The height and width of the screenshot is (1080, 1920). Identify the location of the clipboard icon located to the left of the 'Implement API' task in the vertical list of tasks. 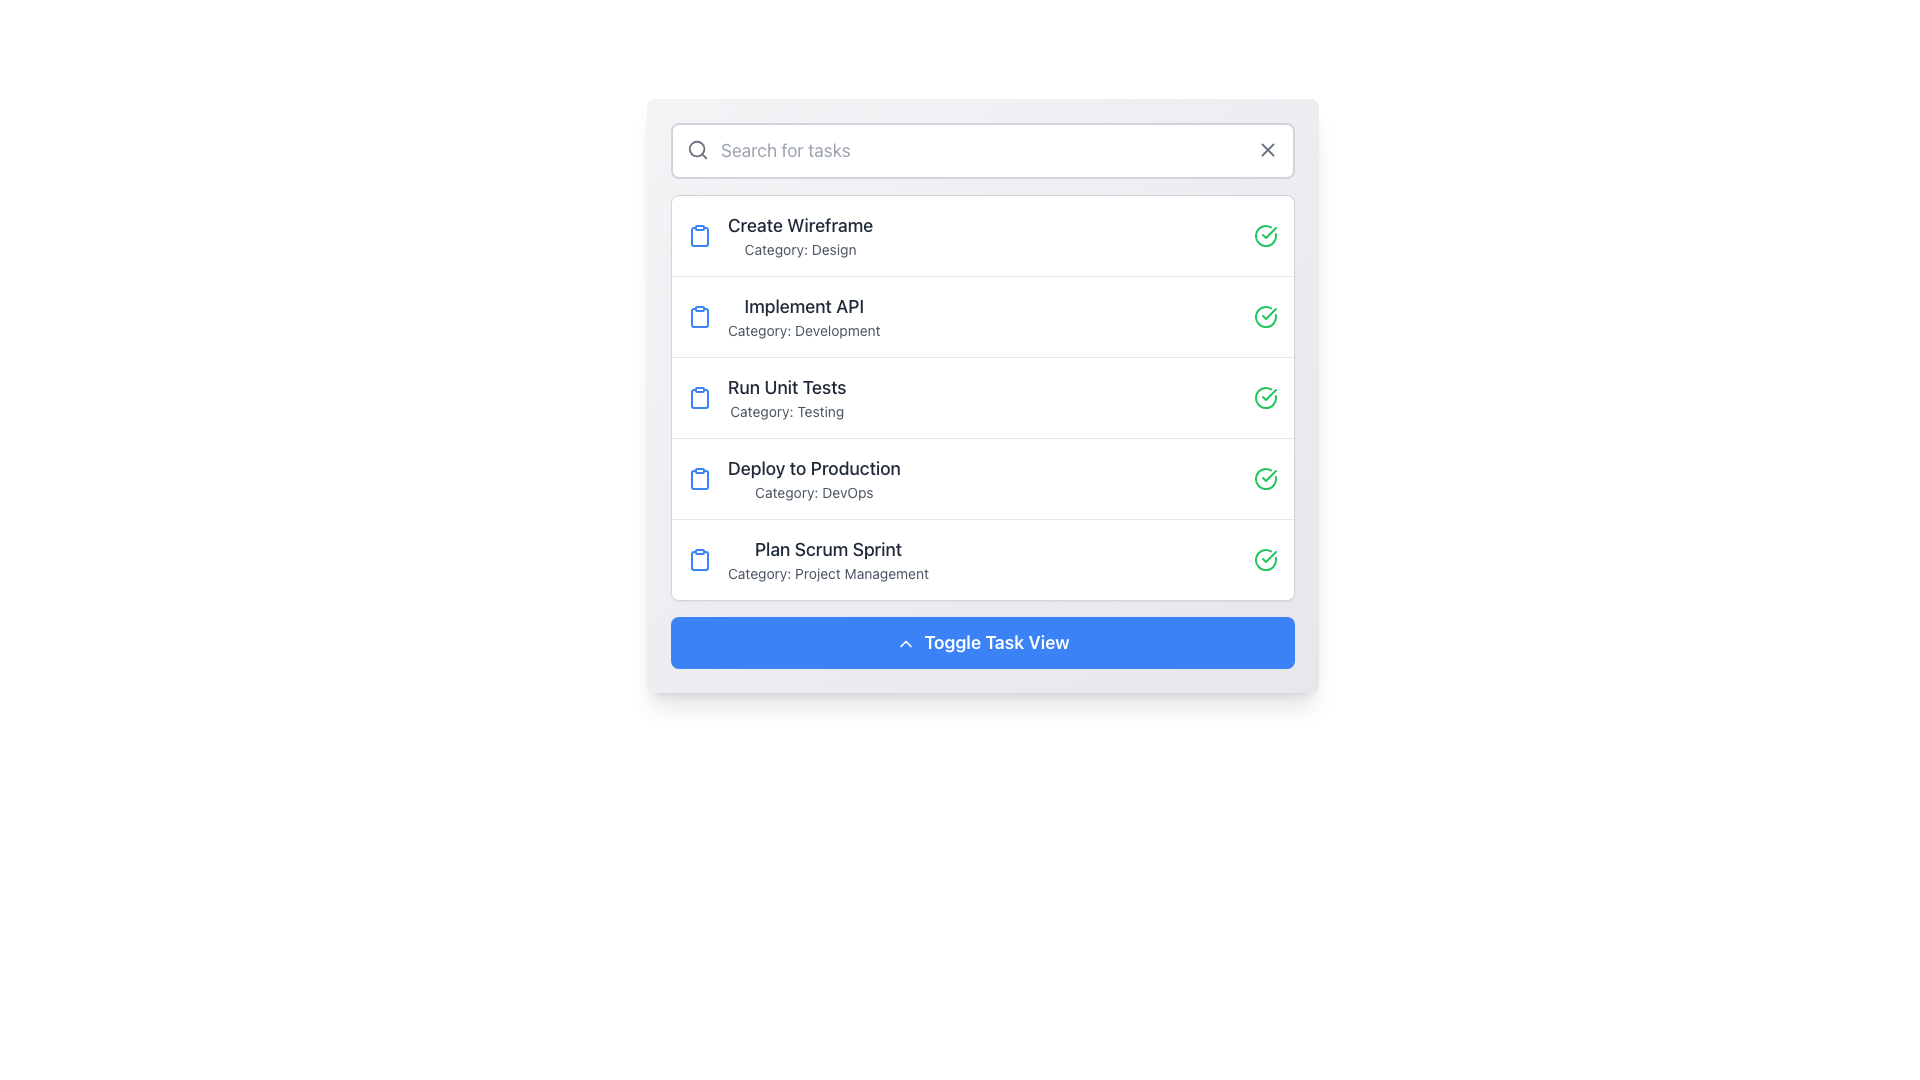
(700, 316).